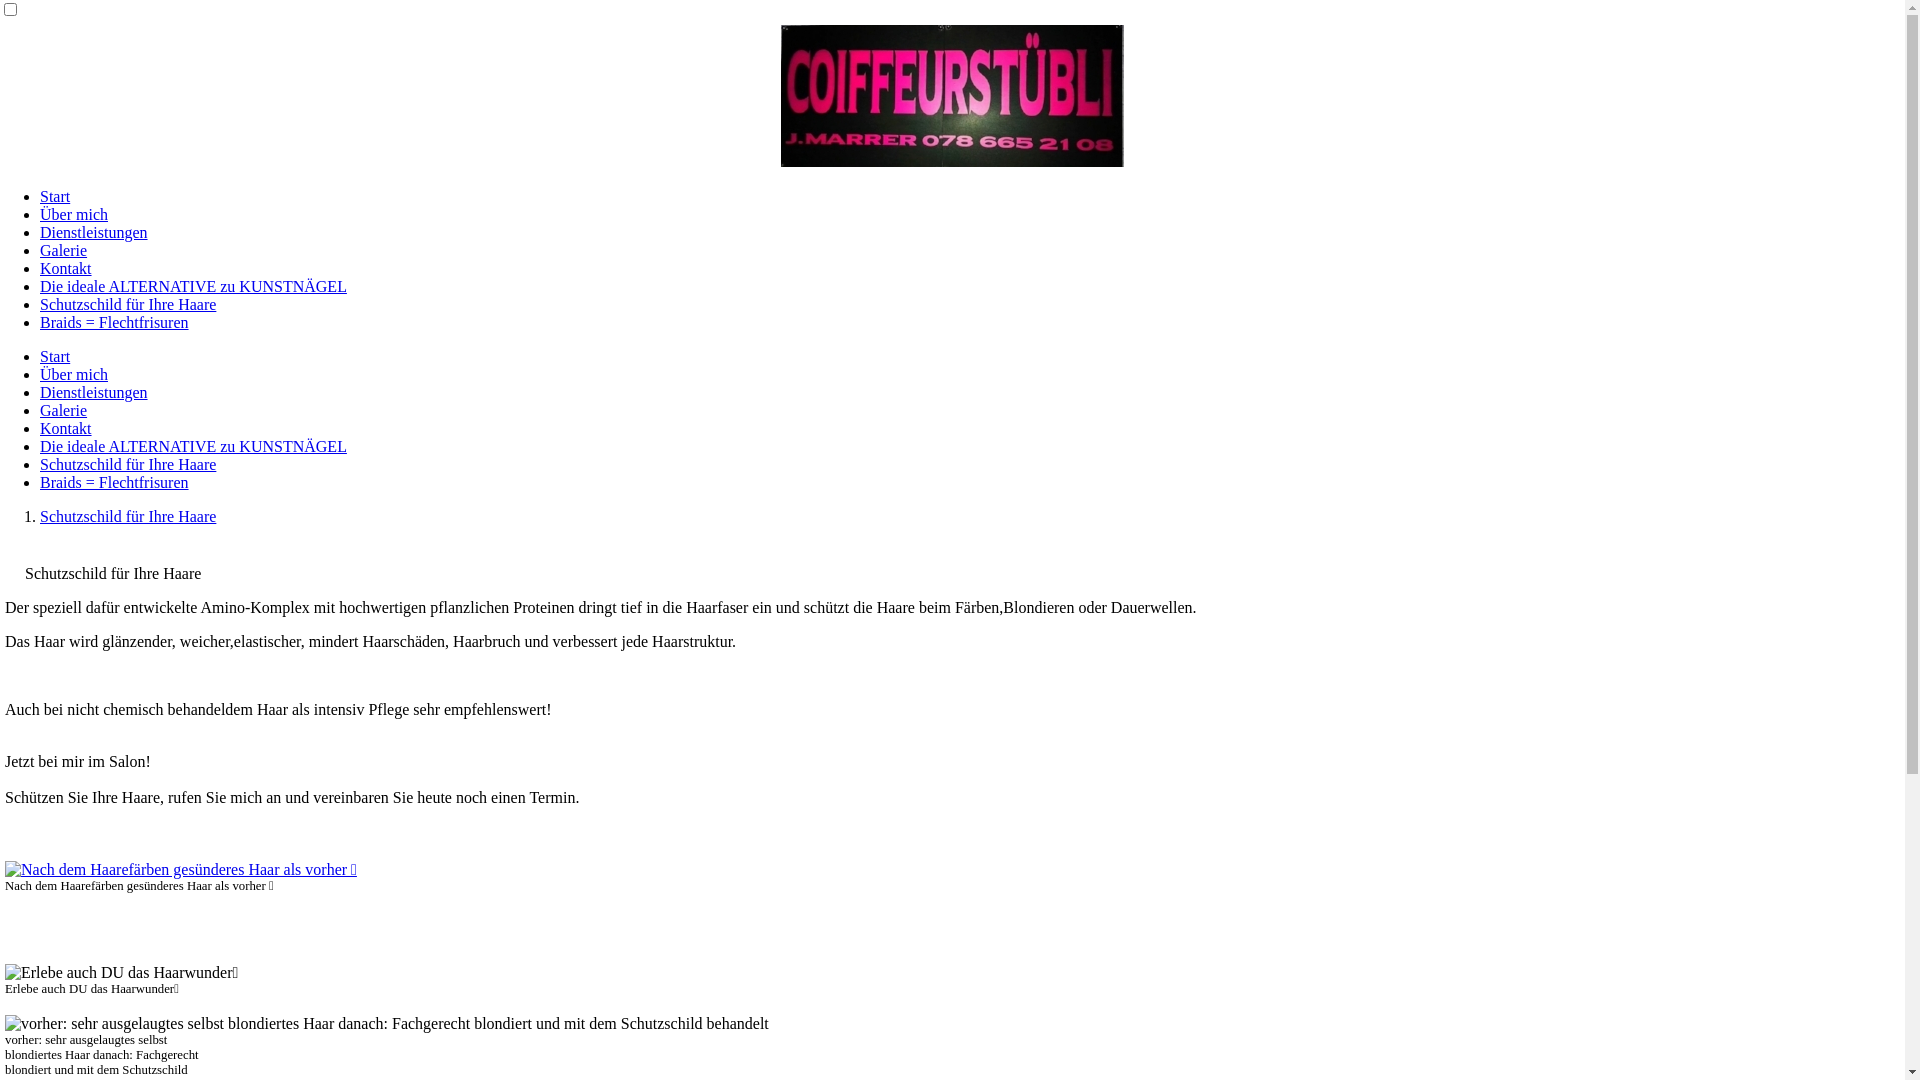  I want to click on 'Dienstleistungen', so click(93, 231).